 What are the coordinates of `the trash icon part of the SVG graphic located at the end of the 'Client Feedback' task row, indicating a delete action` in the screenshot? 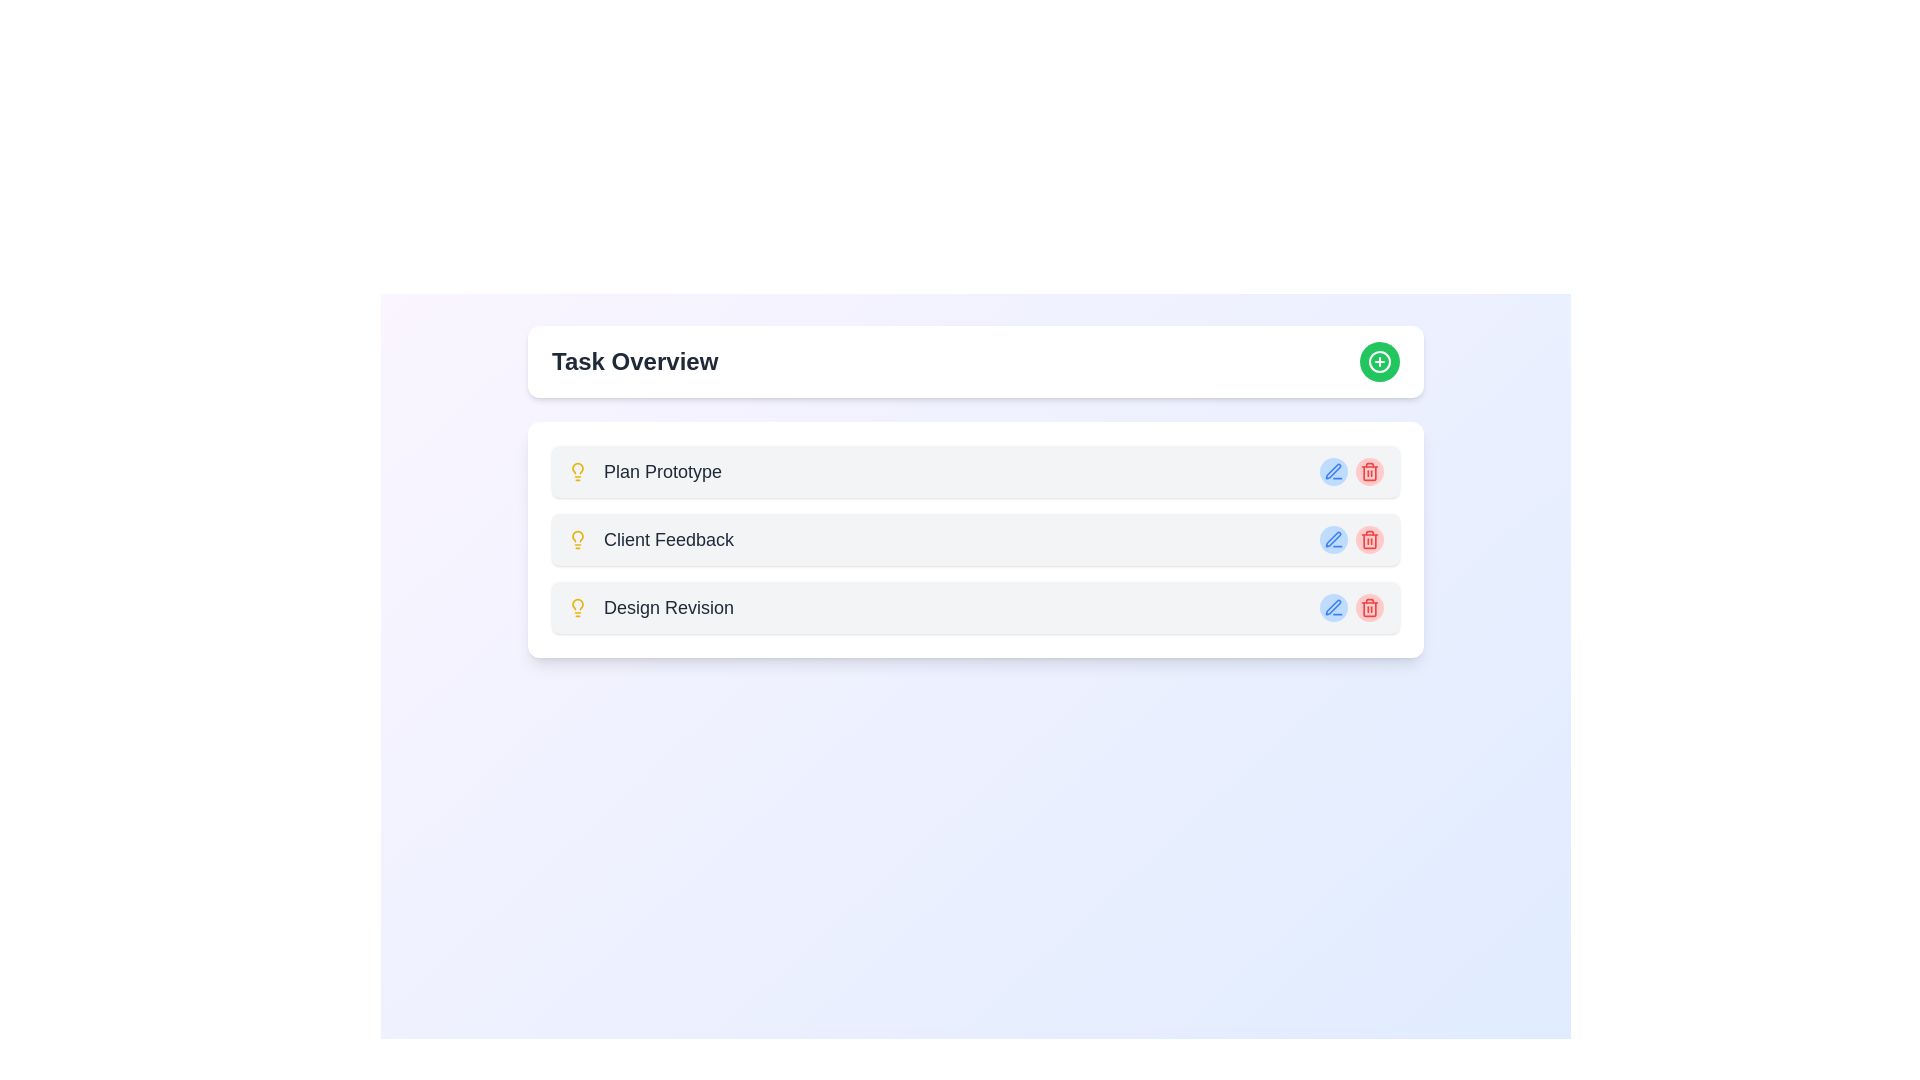 It's located at (1368, 473).